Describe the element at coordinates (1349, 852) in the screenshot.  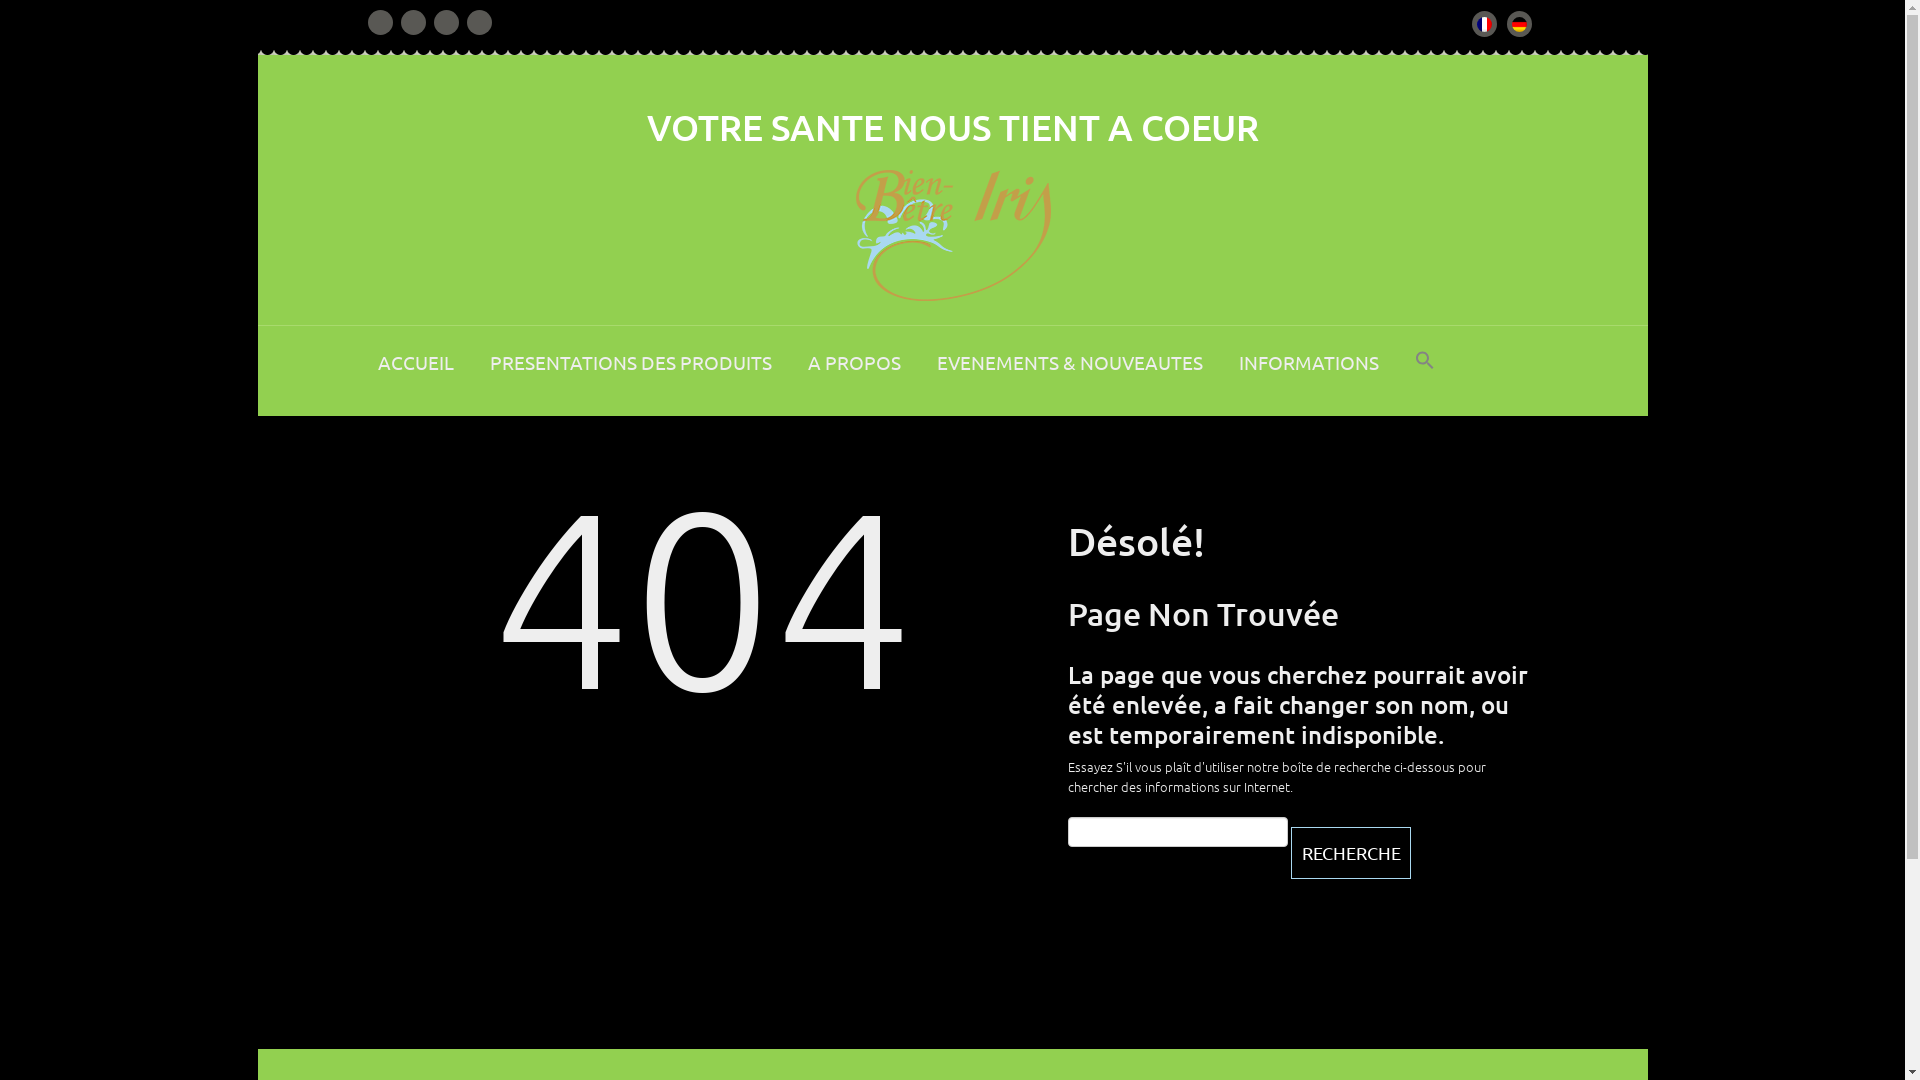
I see `'recherche'` at that location.